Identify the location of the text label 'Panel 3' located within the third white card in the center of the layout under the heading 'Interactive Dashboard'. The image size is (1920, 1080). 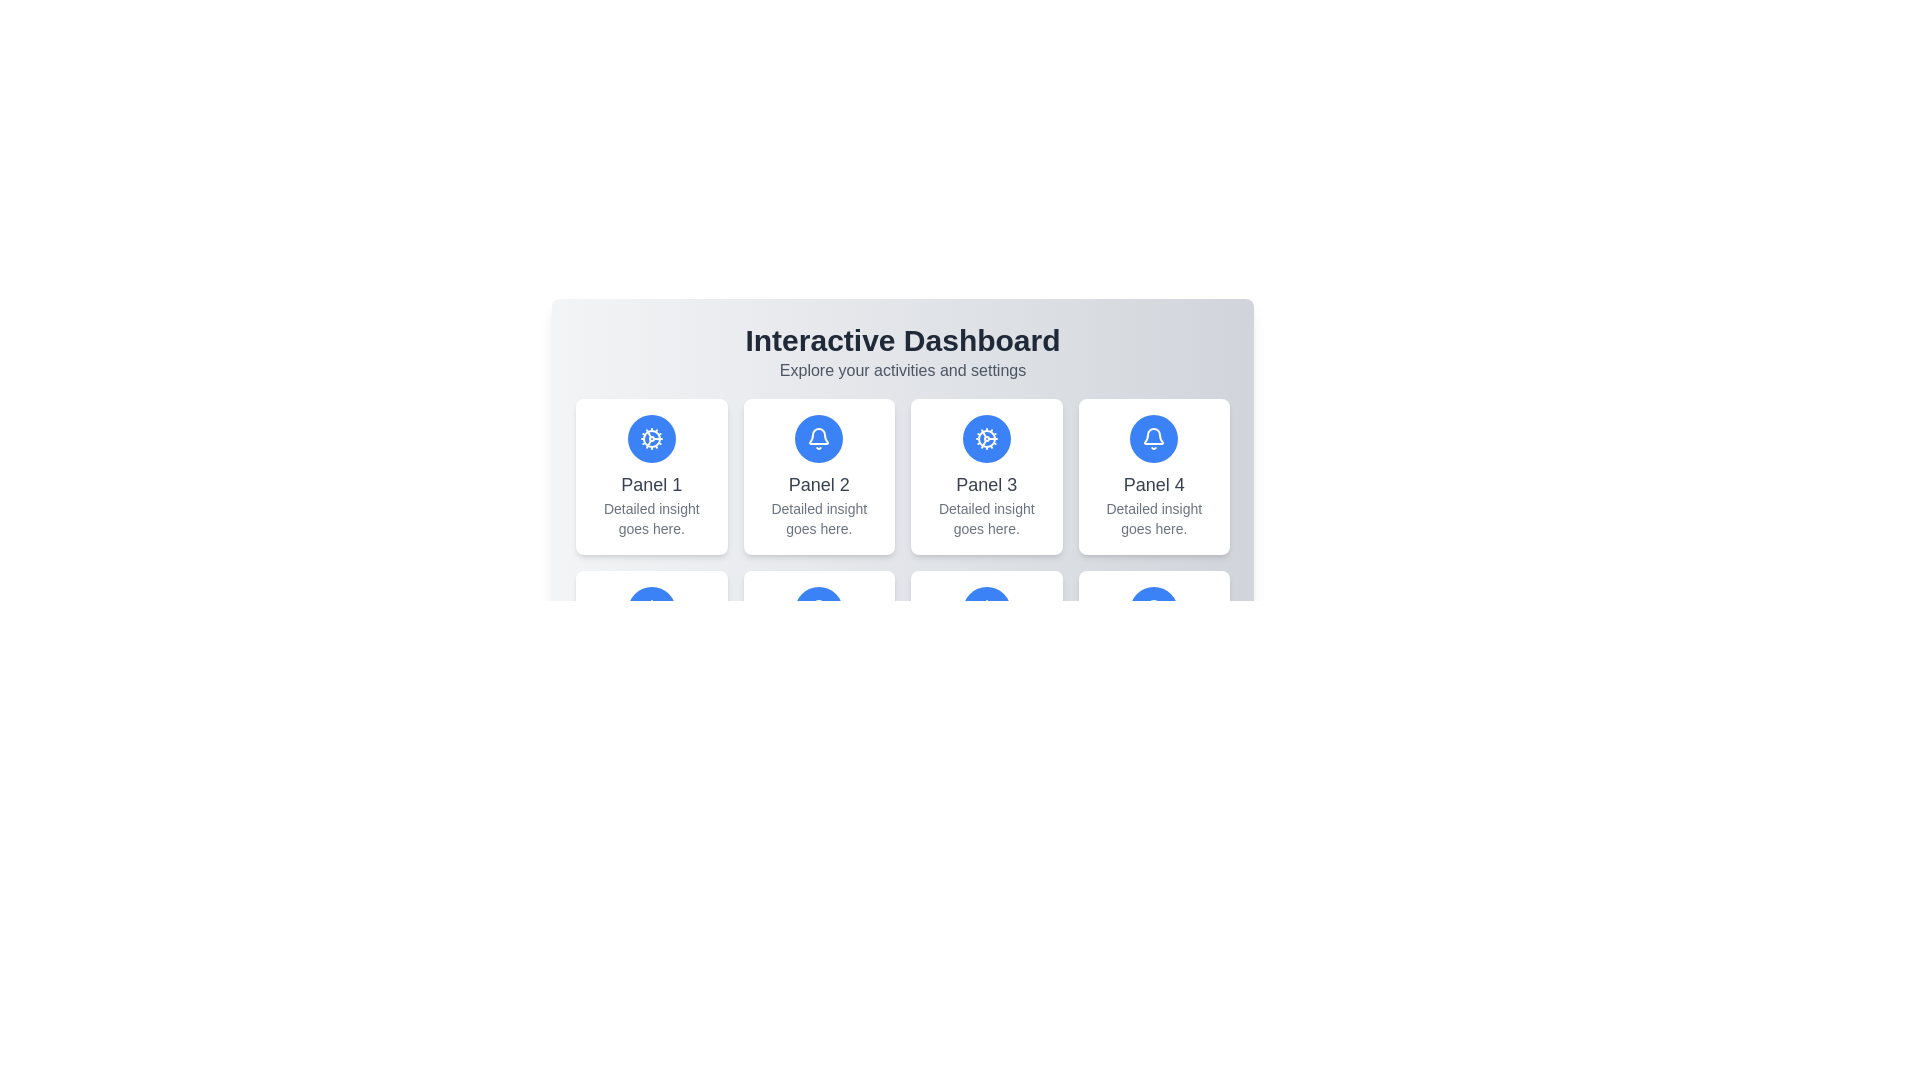
(986, 485).